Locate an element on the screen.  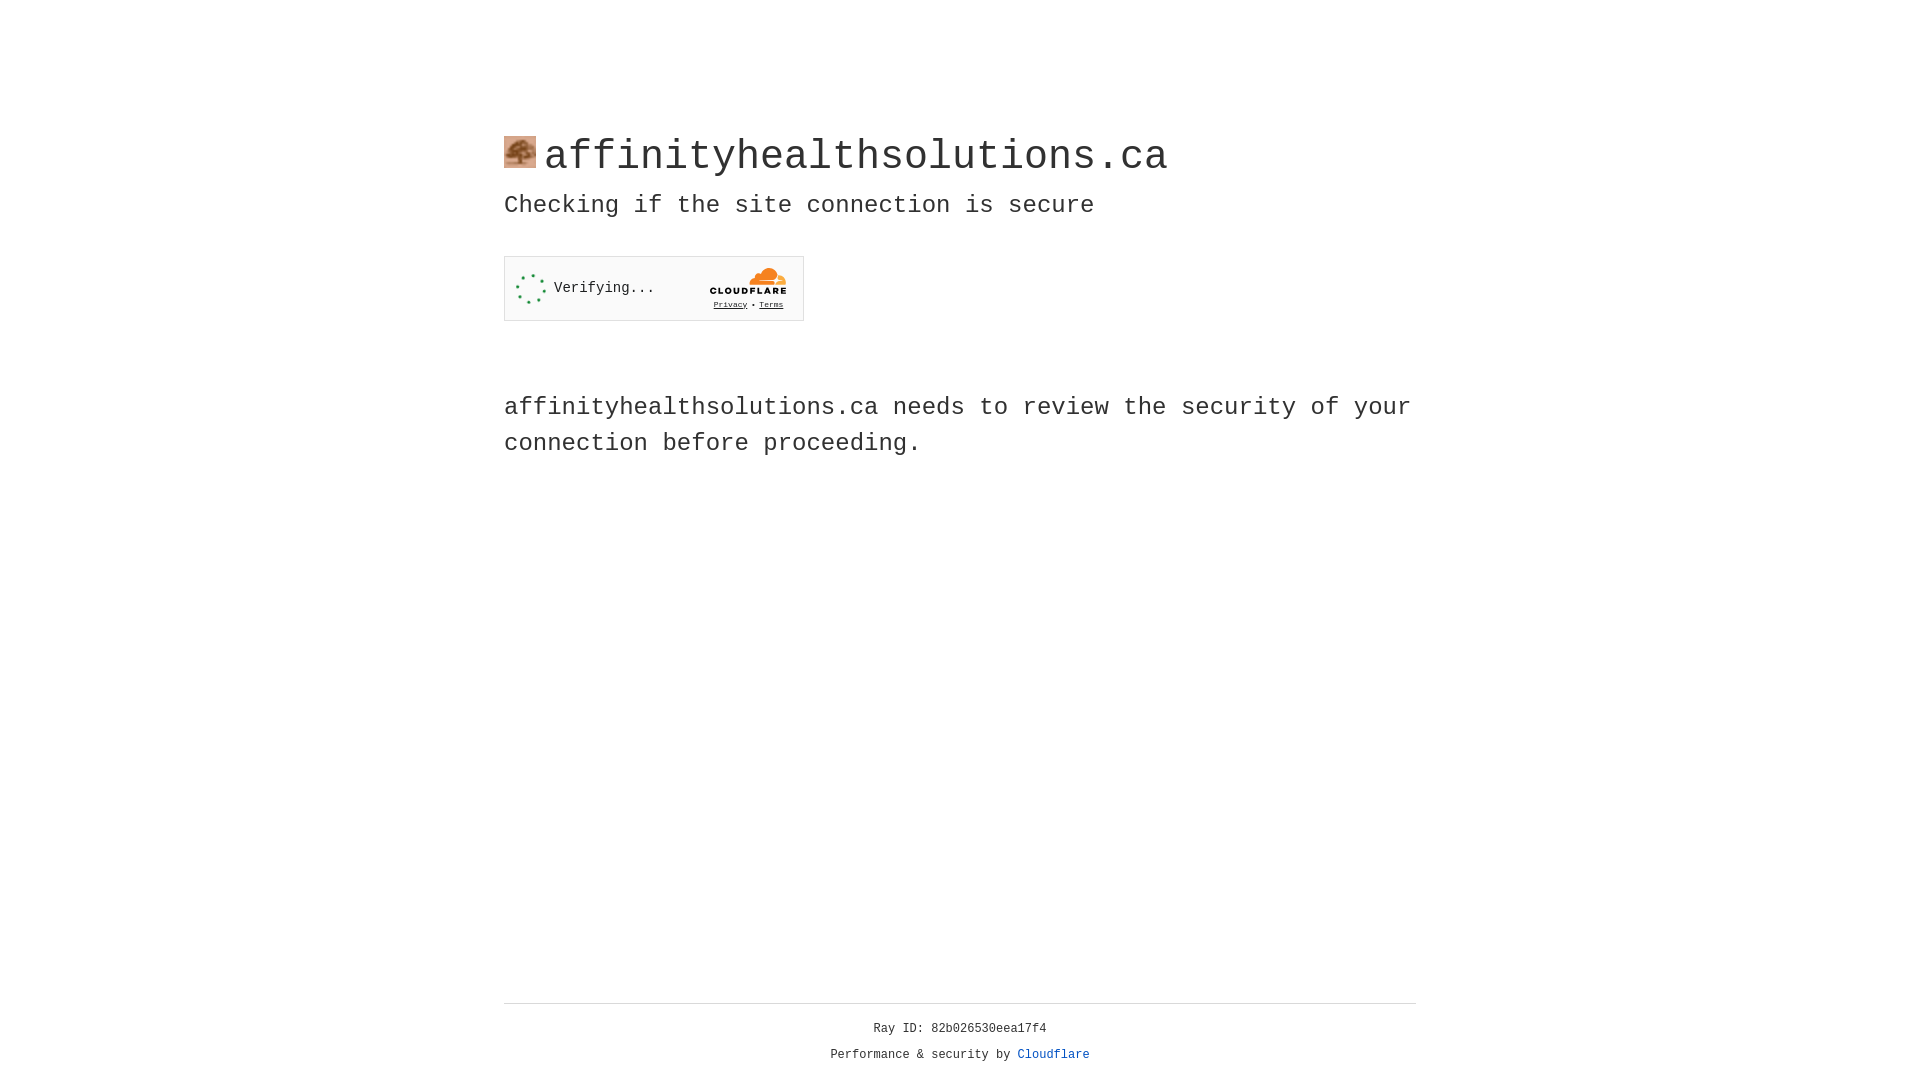
'Cloudflare' is located at coordinates (1053, 1054).